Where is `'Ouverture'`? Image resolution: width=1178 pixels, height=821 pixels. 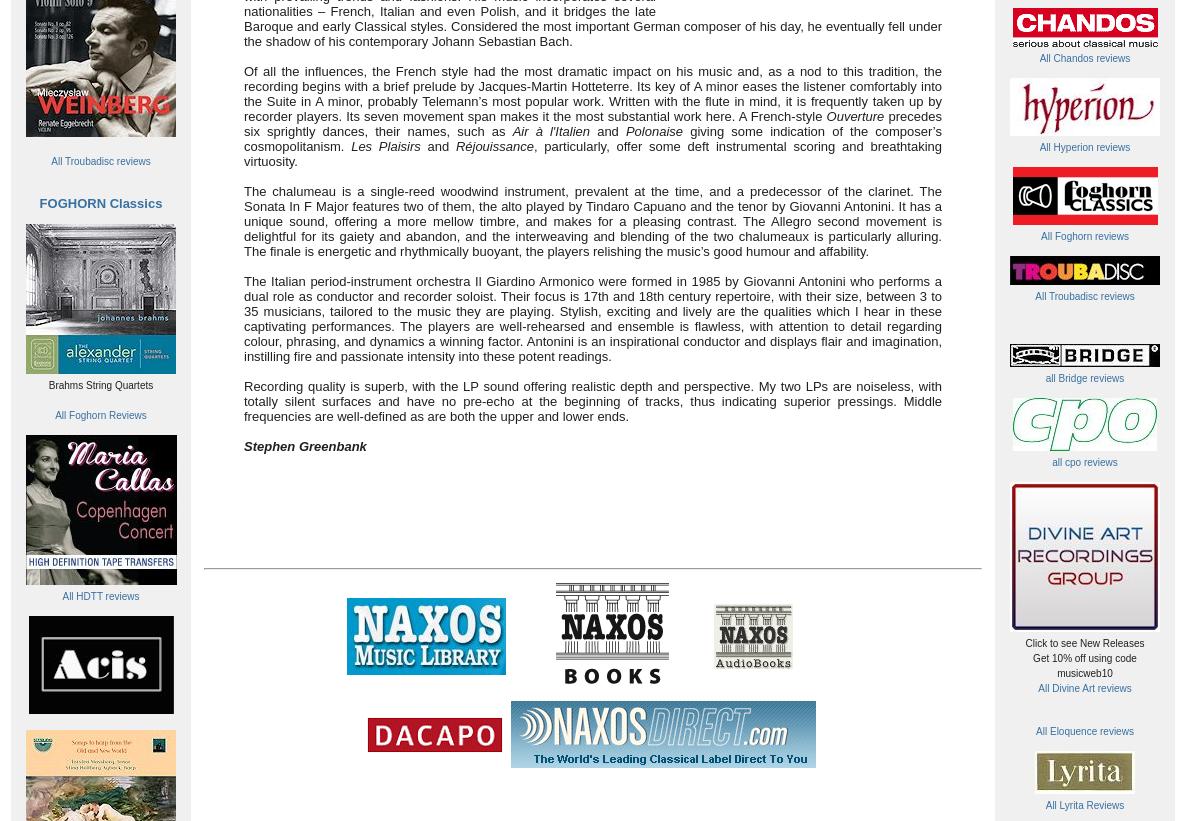 'Ouverture' is located at coordinates (825, 114).